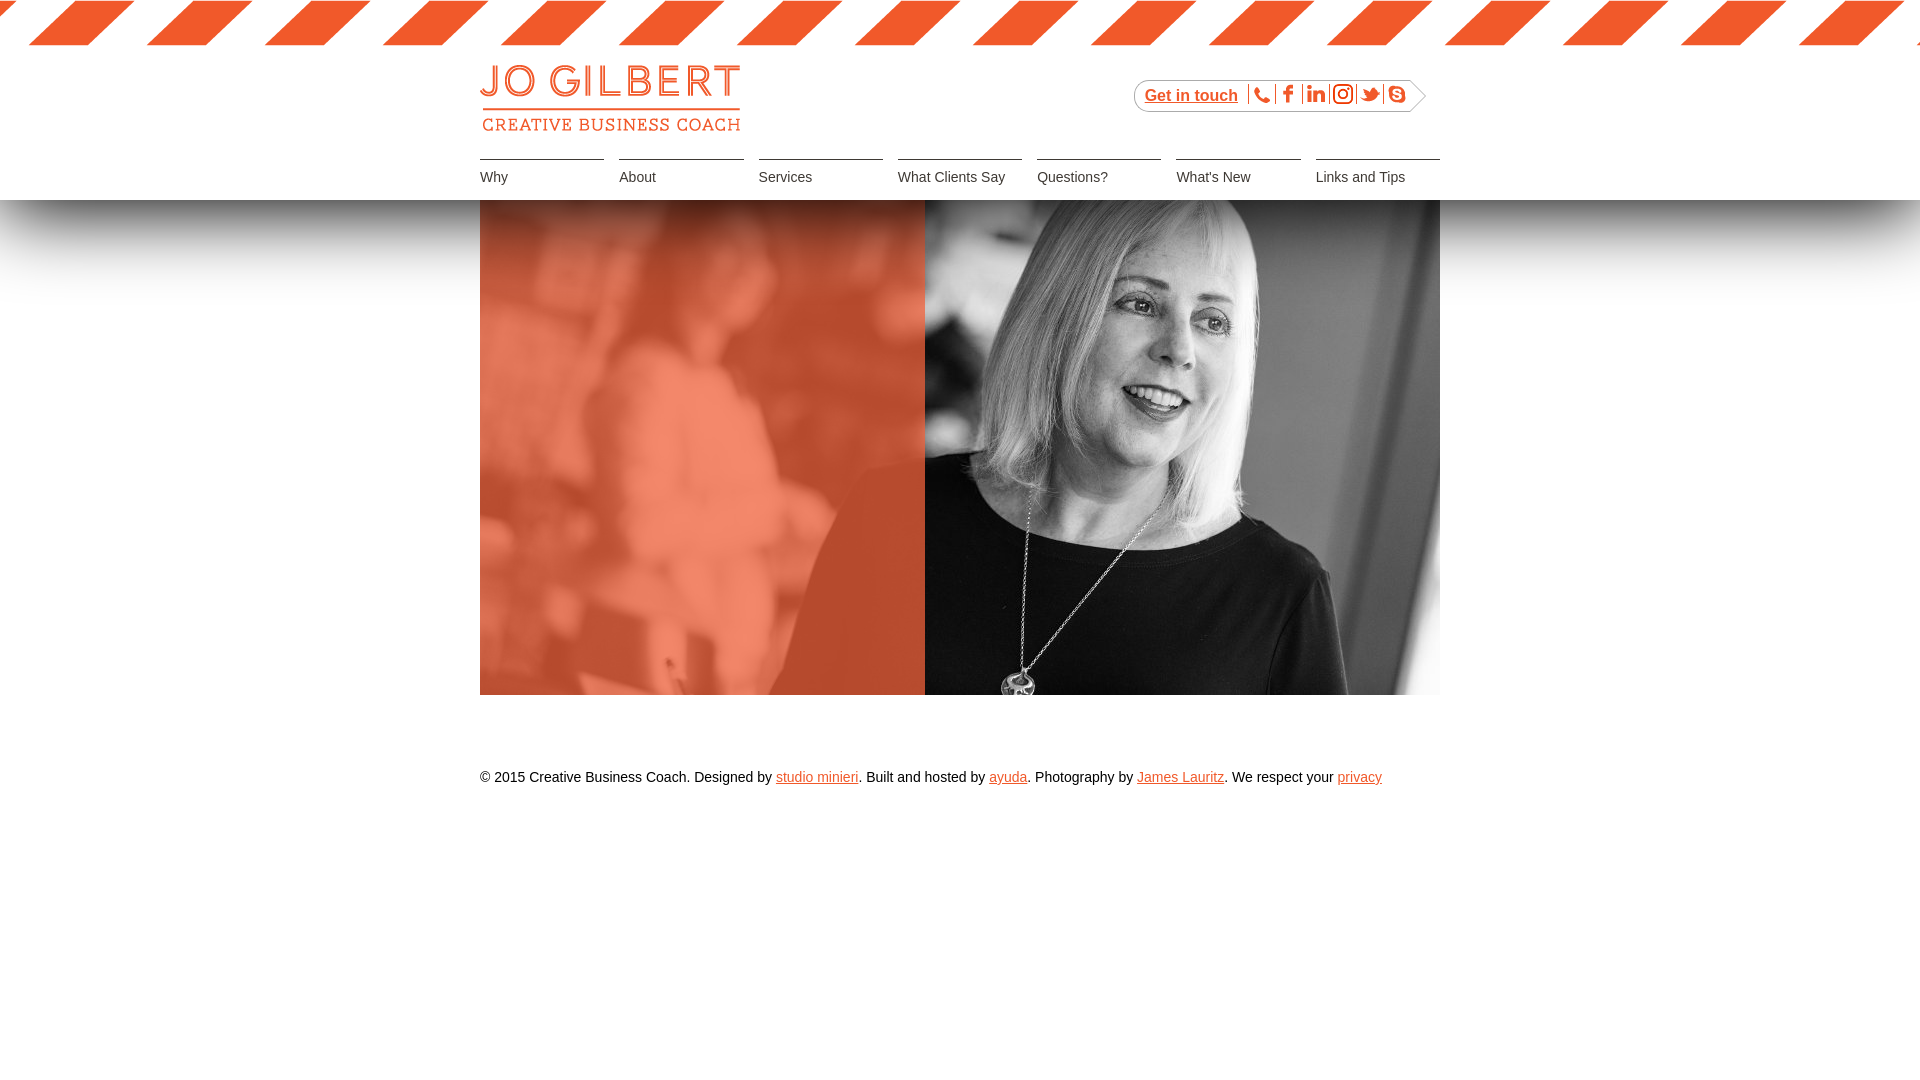  I want to click on 'Services', so click(820, 195).